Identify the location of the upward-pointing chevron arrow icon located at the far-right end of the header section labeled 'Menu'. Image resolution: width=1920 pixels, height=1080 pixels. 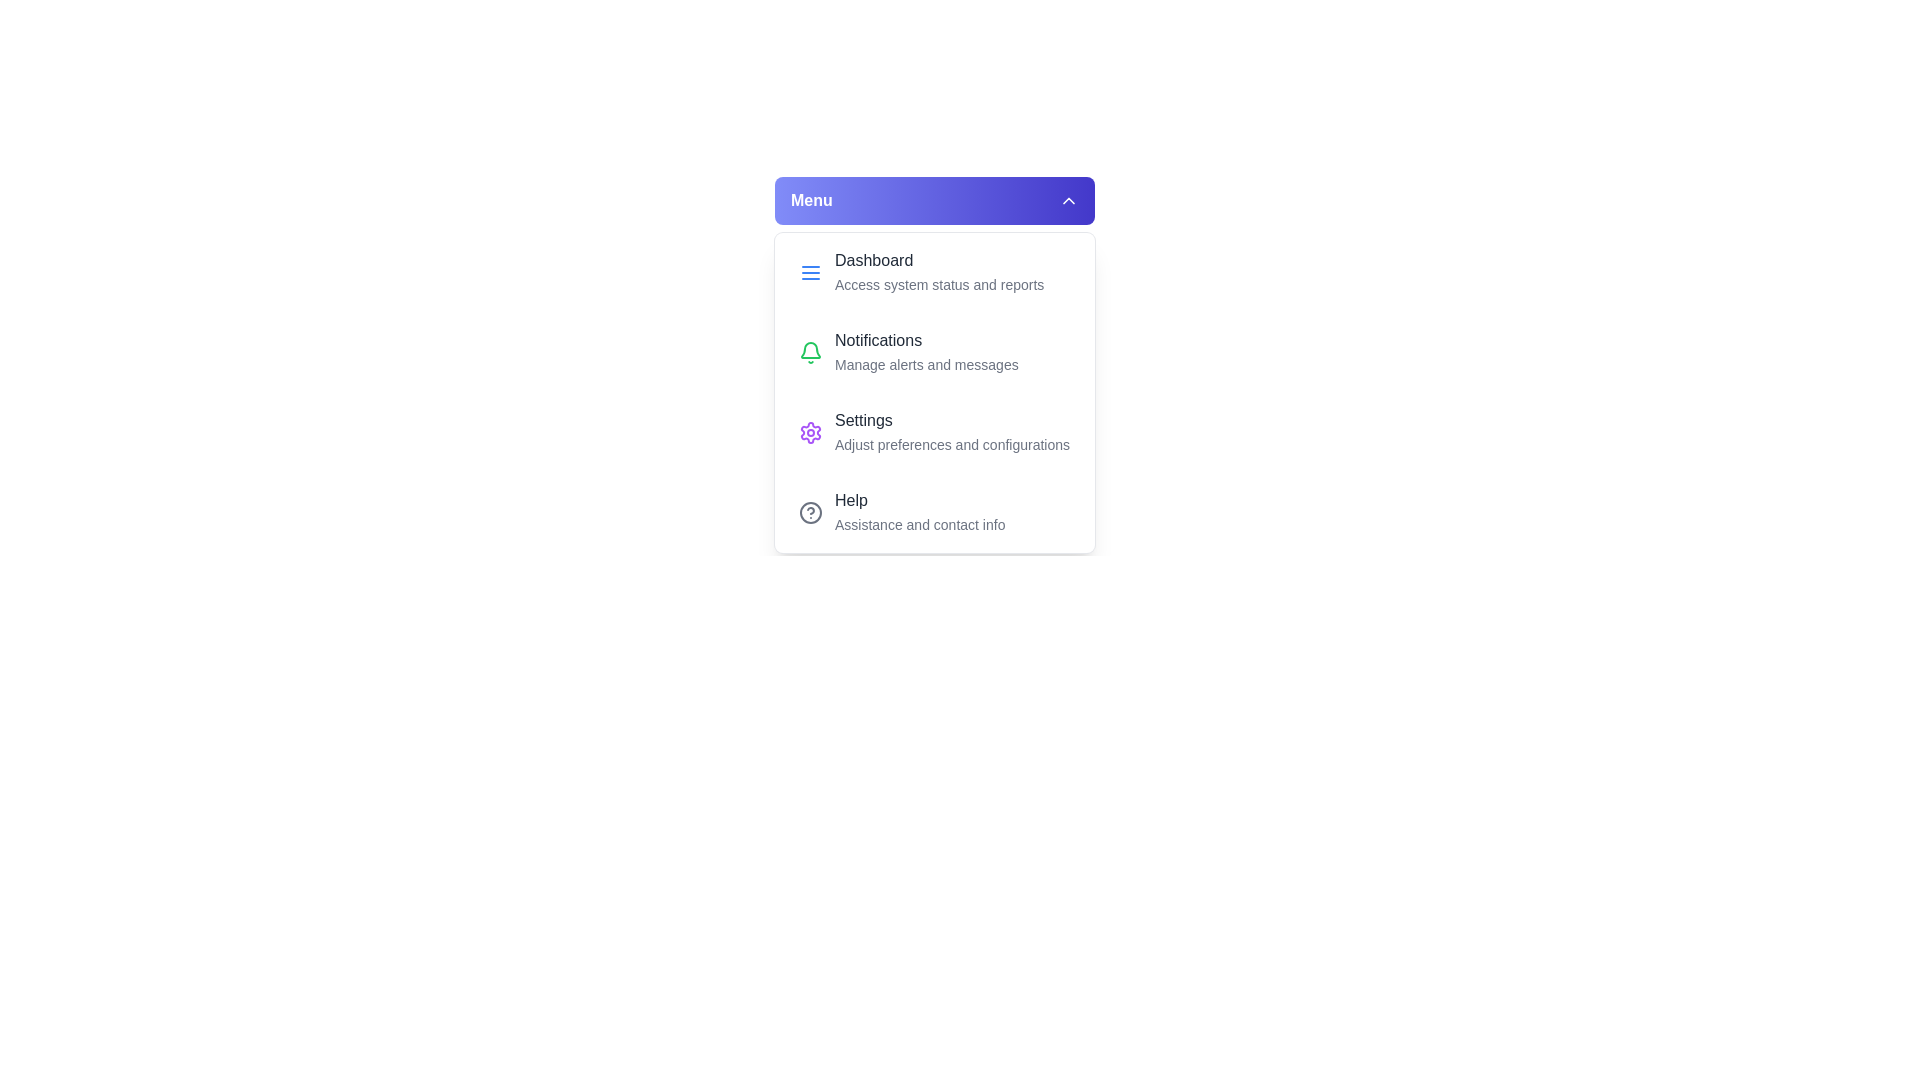
(1068, 200).